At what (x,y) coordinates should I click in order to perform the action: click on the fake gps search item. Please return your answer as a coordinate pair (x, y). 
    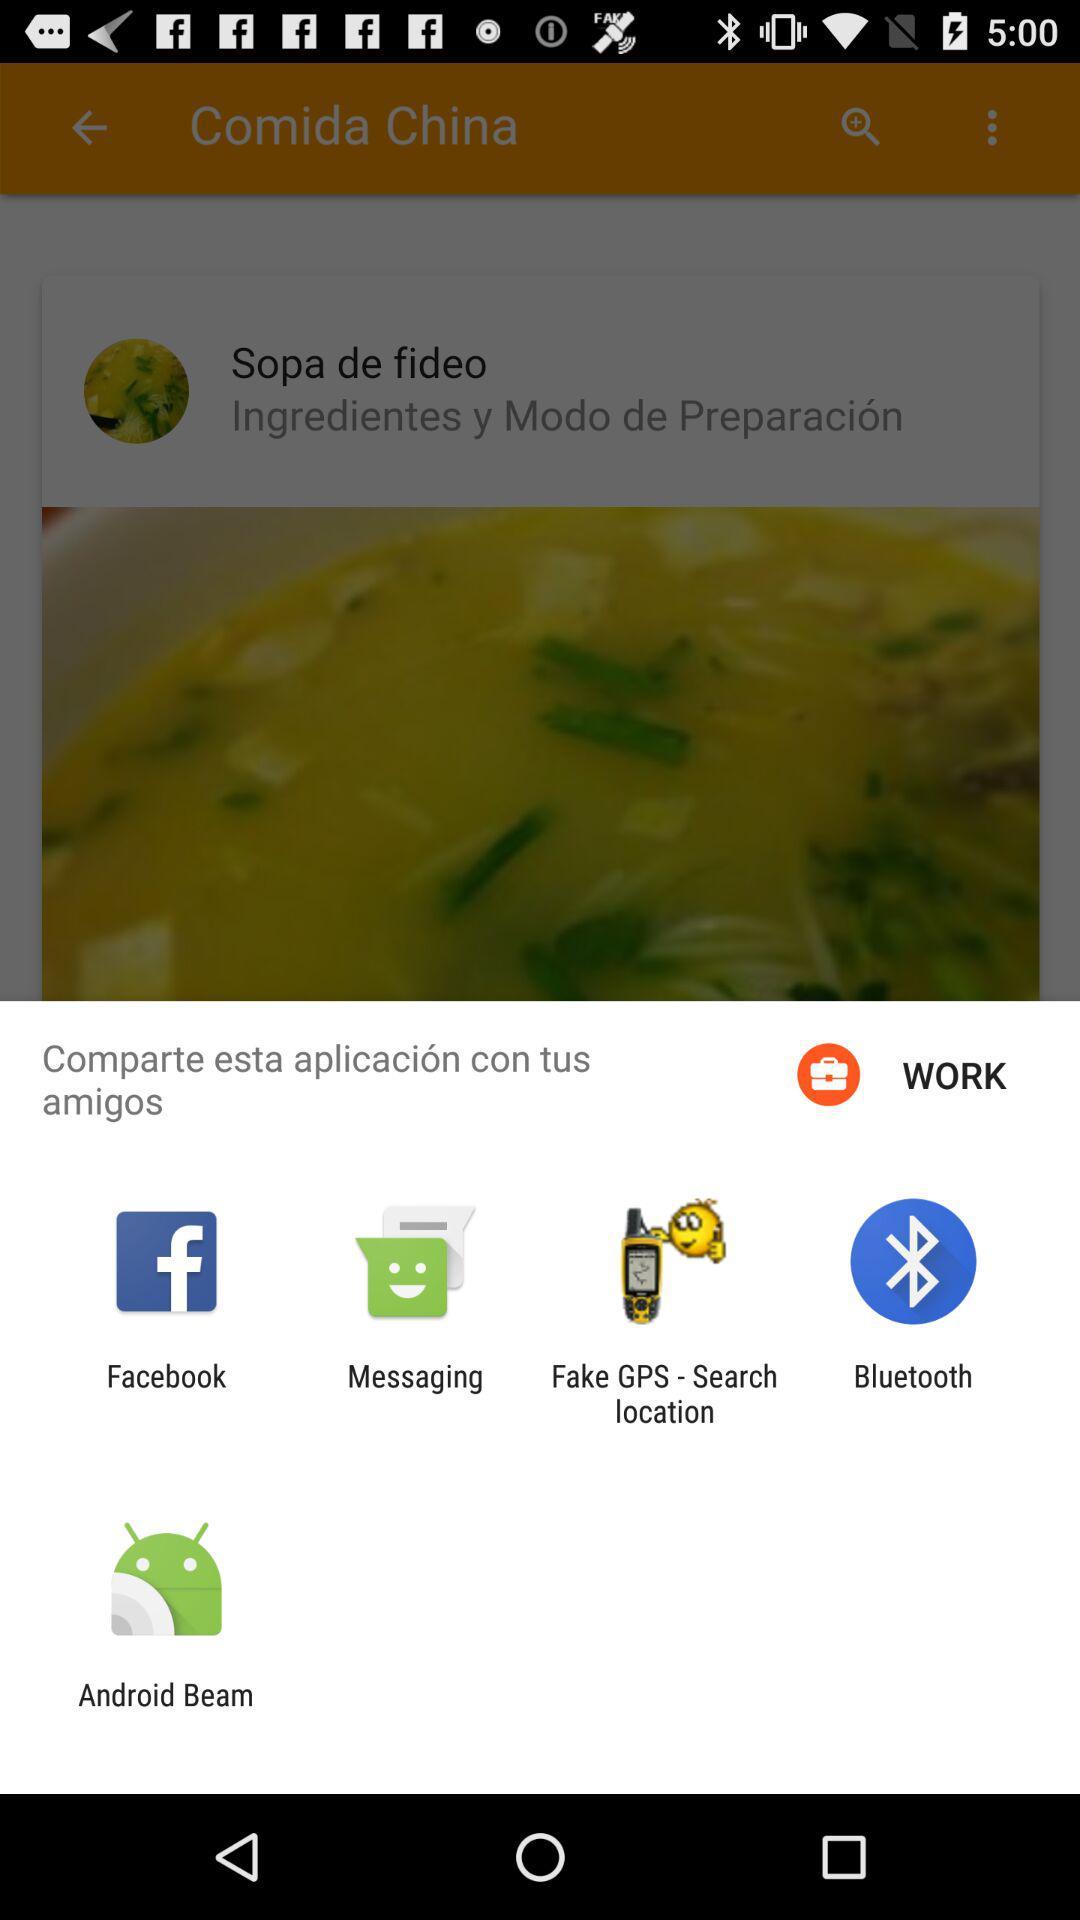
    Looking at the image, I should click on (664, 1392).